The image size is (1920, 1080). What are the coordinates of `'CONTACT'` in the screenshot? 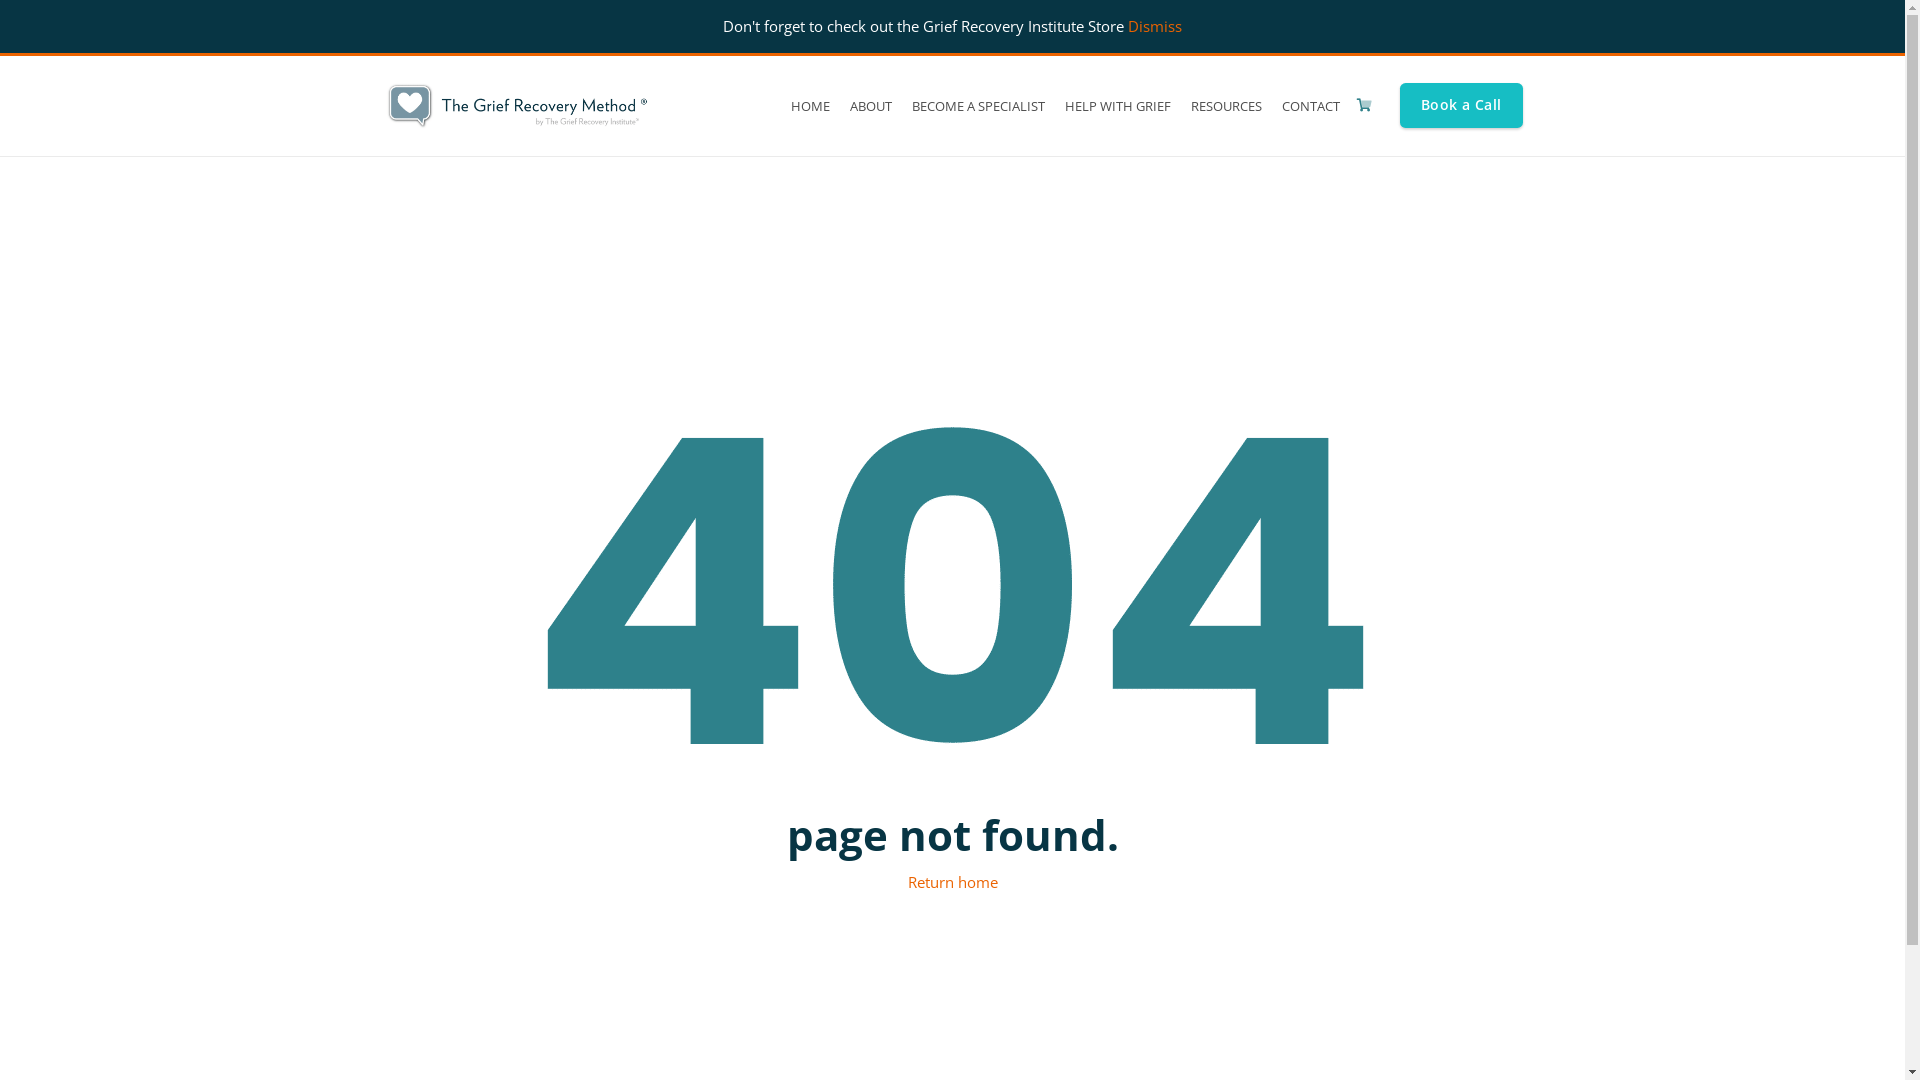 It's located at (1310, 105).